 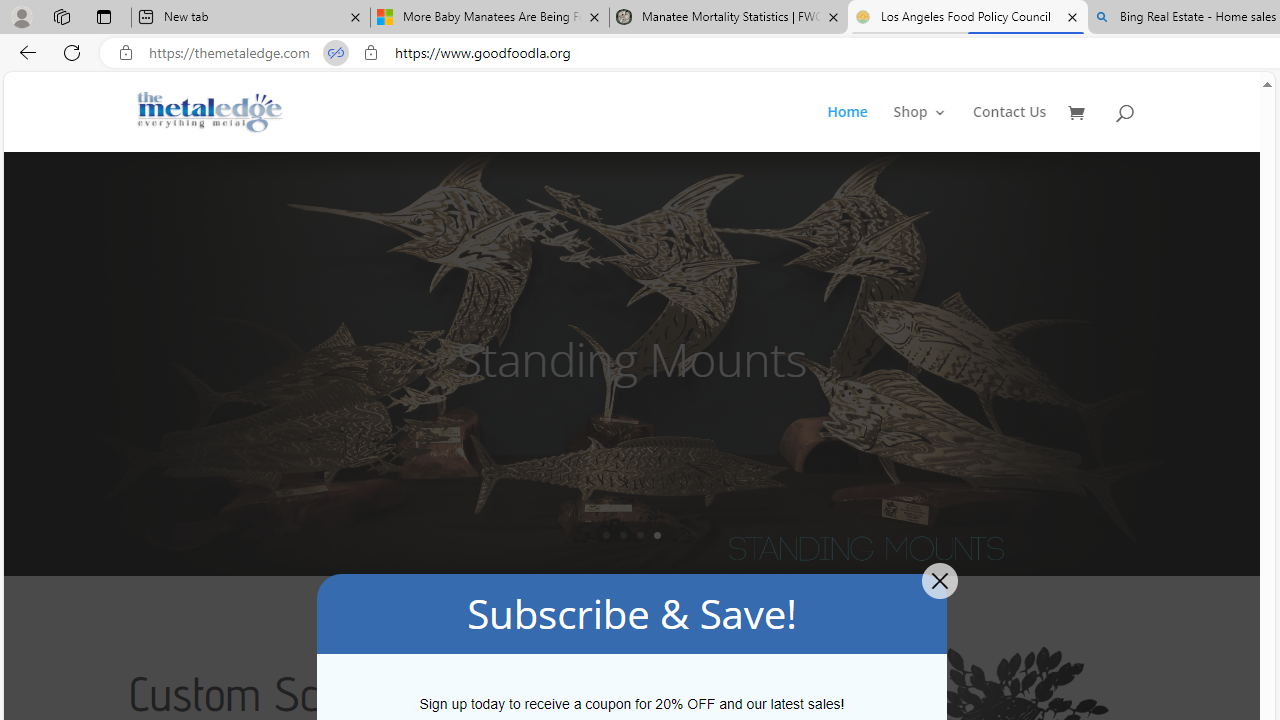 I want to click on 'Home', so click(x=858, y=128).